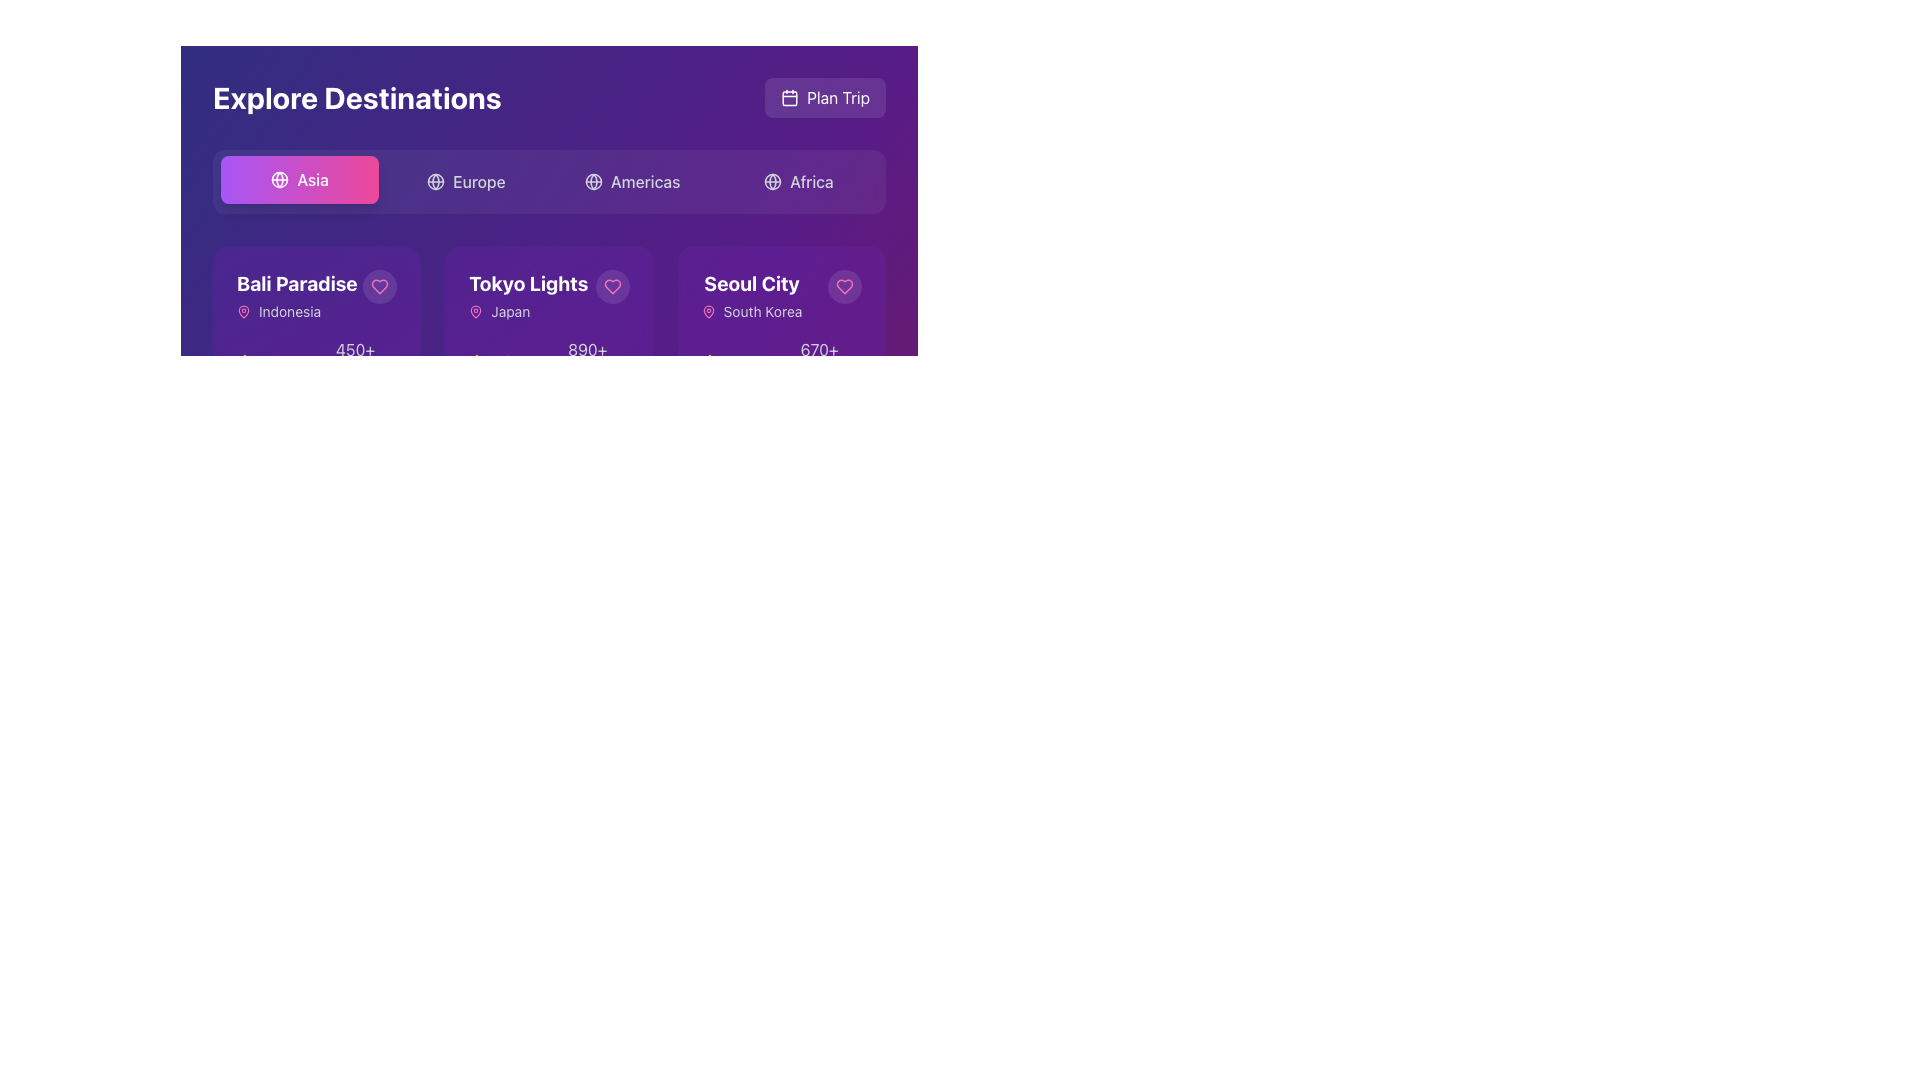 This screenshot has height=1080, width=1920. What do you see at coordinates (586, 362) in the screenshot?
I see `text label displaying the number of travelers associated with the 'Tokyo Lights' destination, which is the third item in a horizontally aligned group of traveler count indicators` at bounding box center [586, 362].